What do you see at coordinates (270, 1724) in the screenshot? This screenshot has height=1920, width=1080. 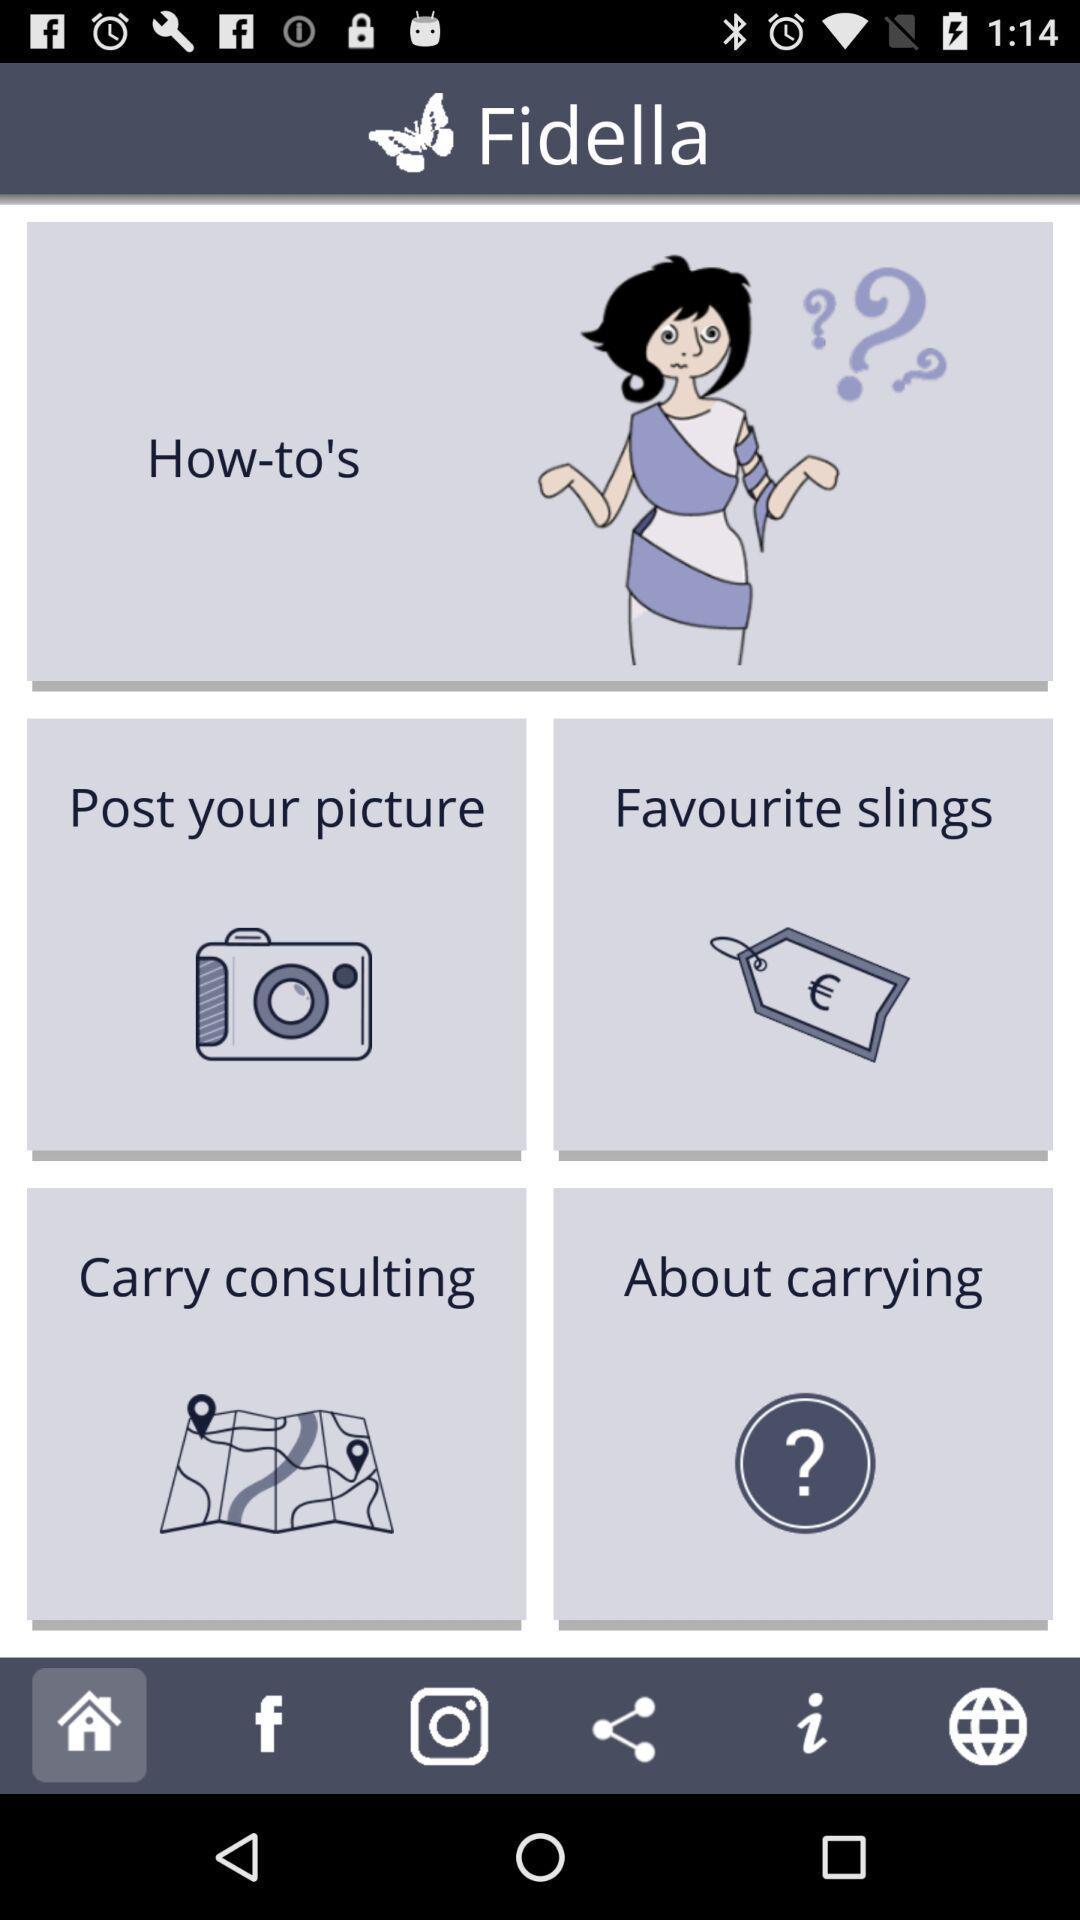 I see `previous` at bounding box center [270, 1724].